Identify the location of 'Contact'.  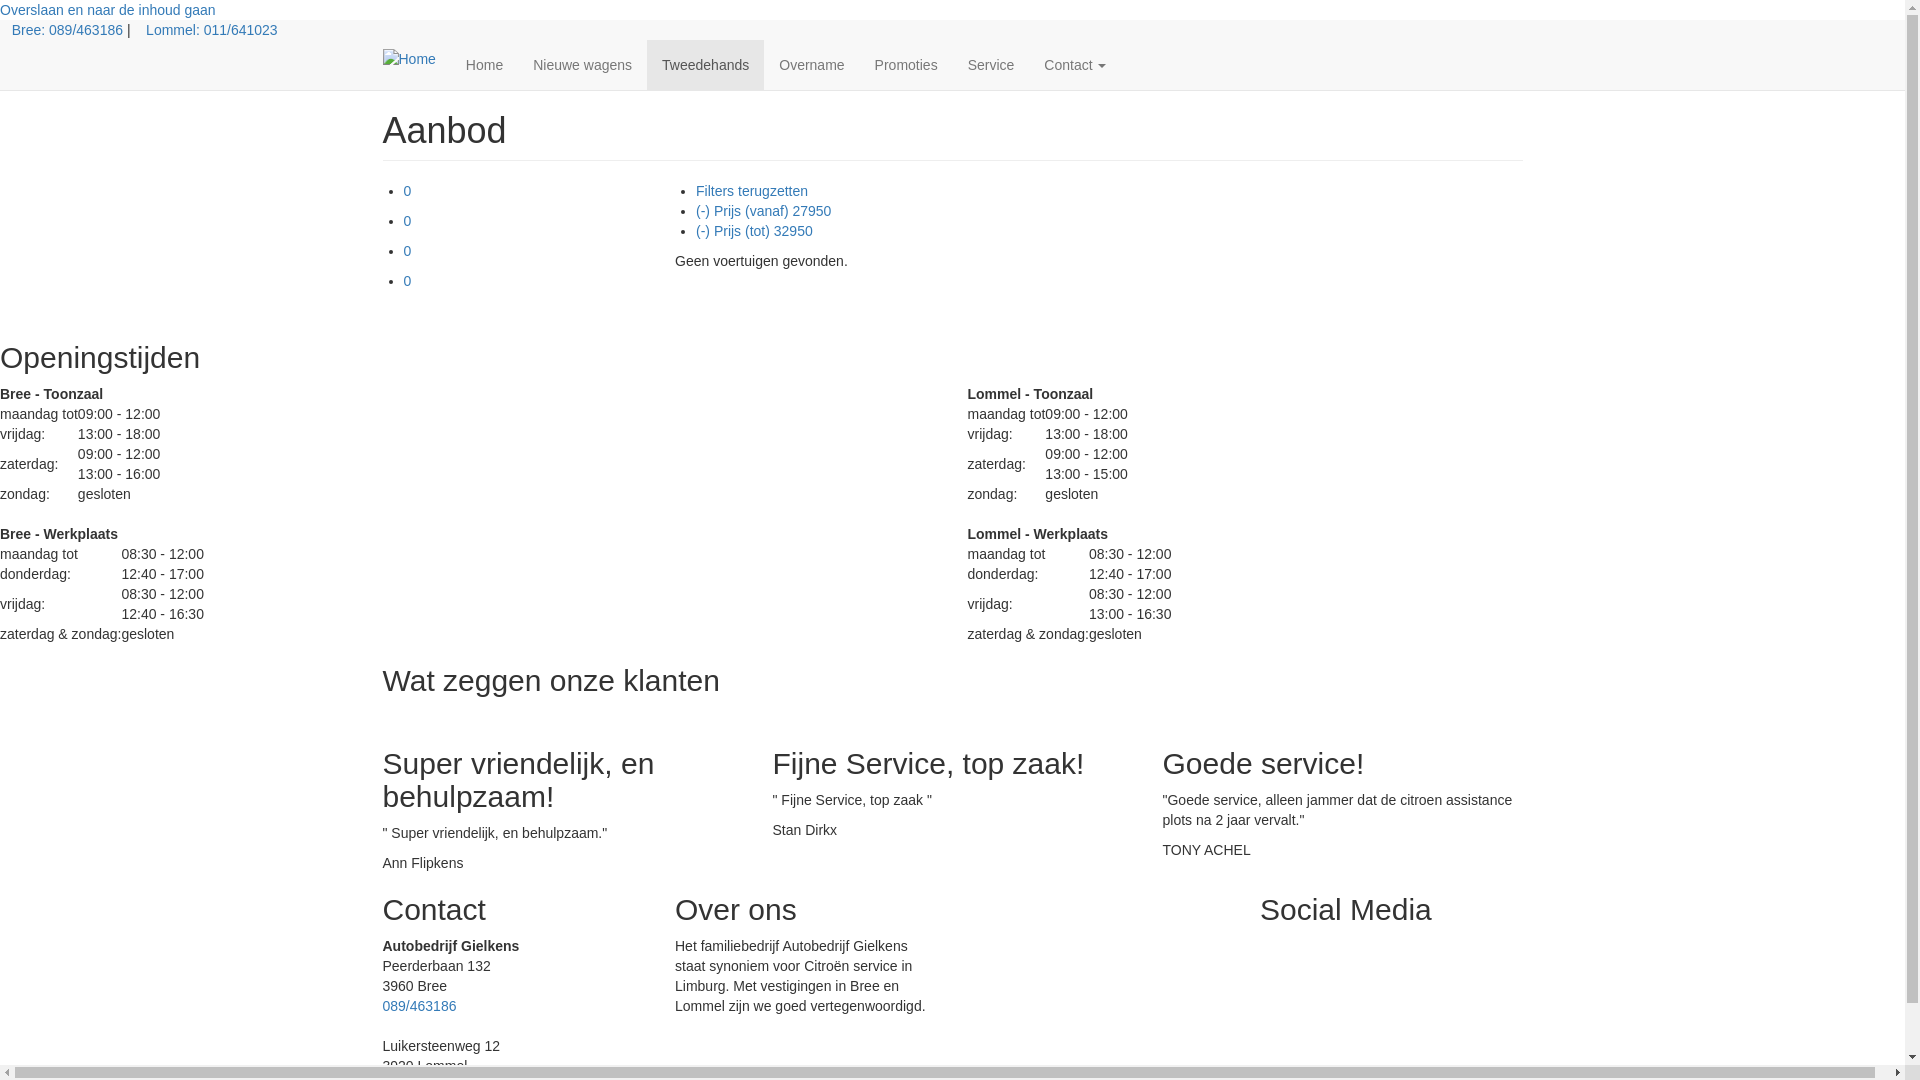
(1028, 64).